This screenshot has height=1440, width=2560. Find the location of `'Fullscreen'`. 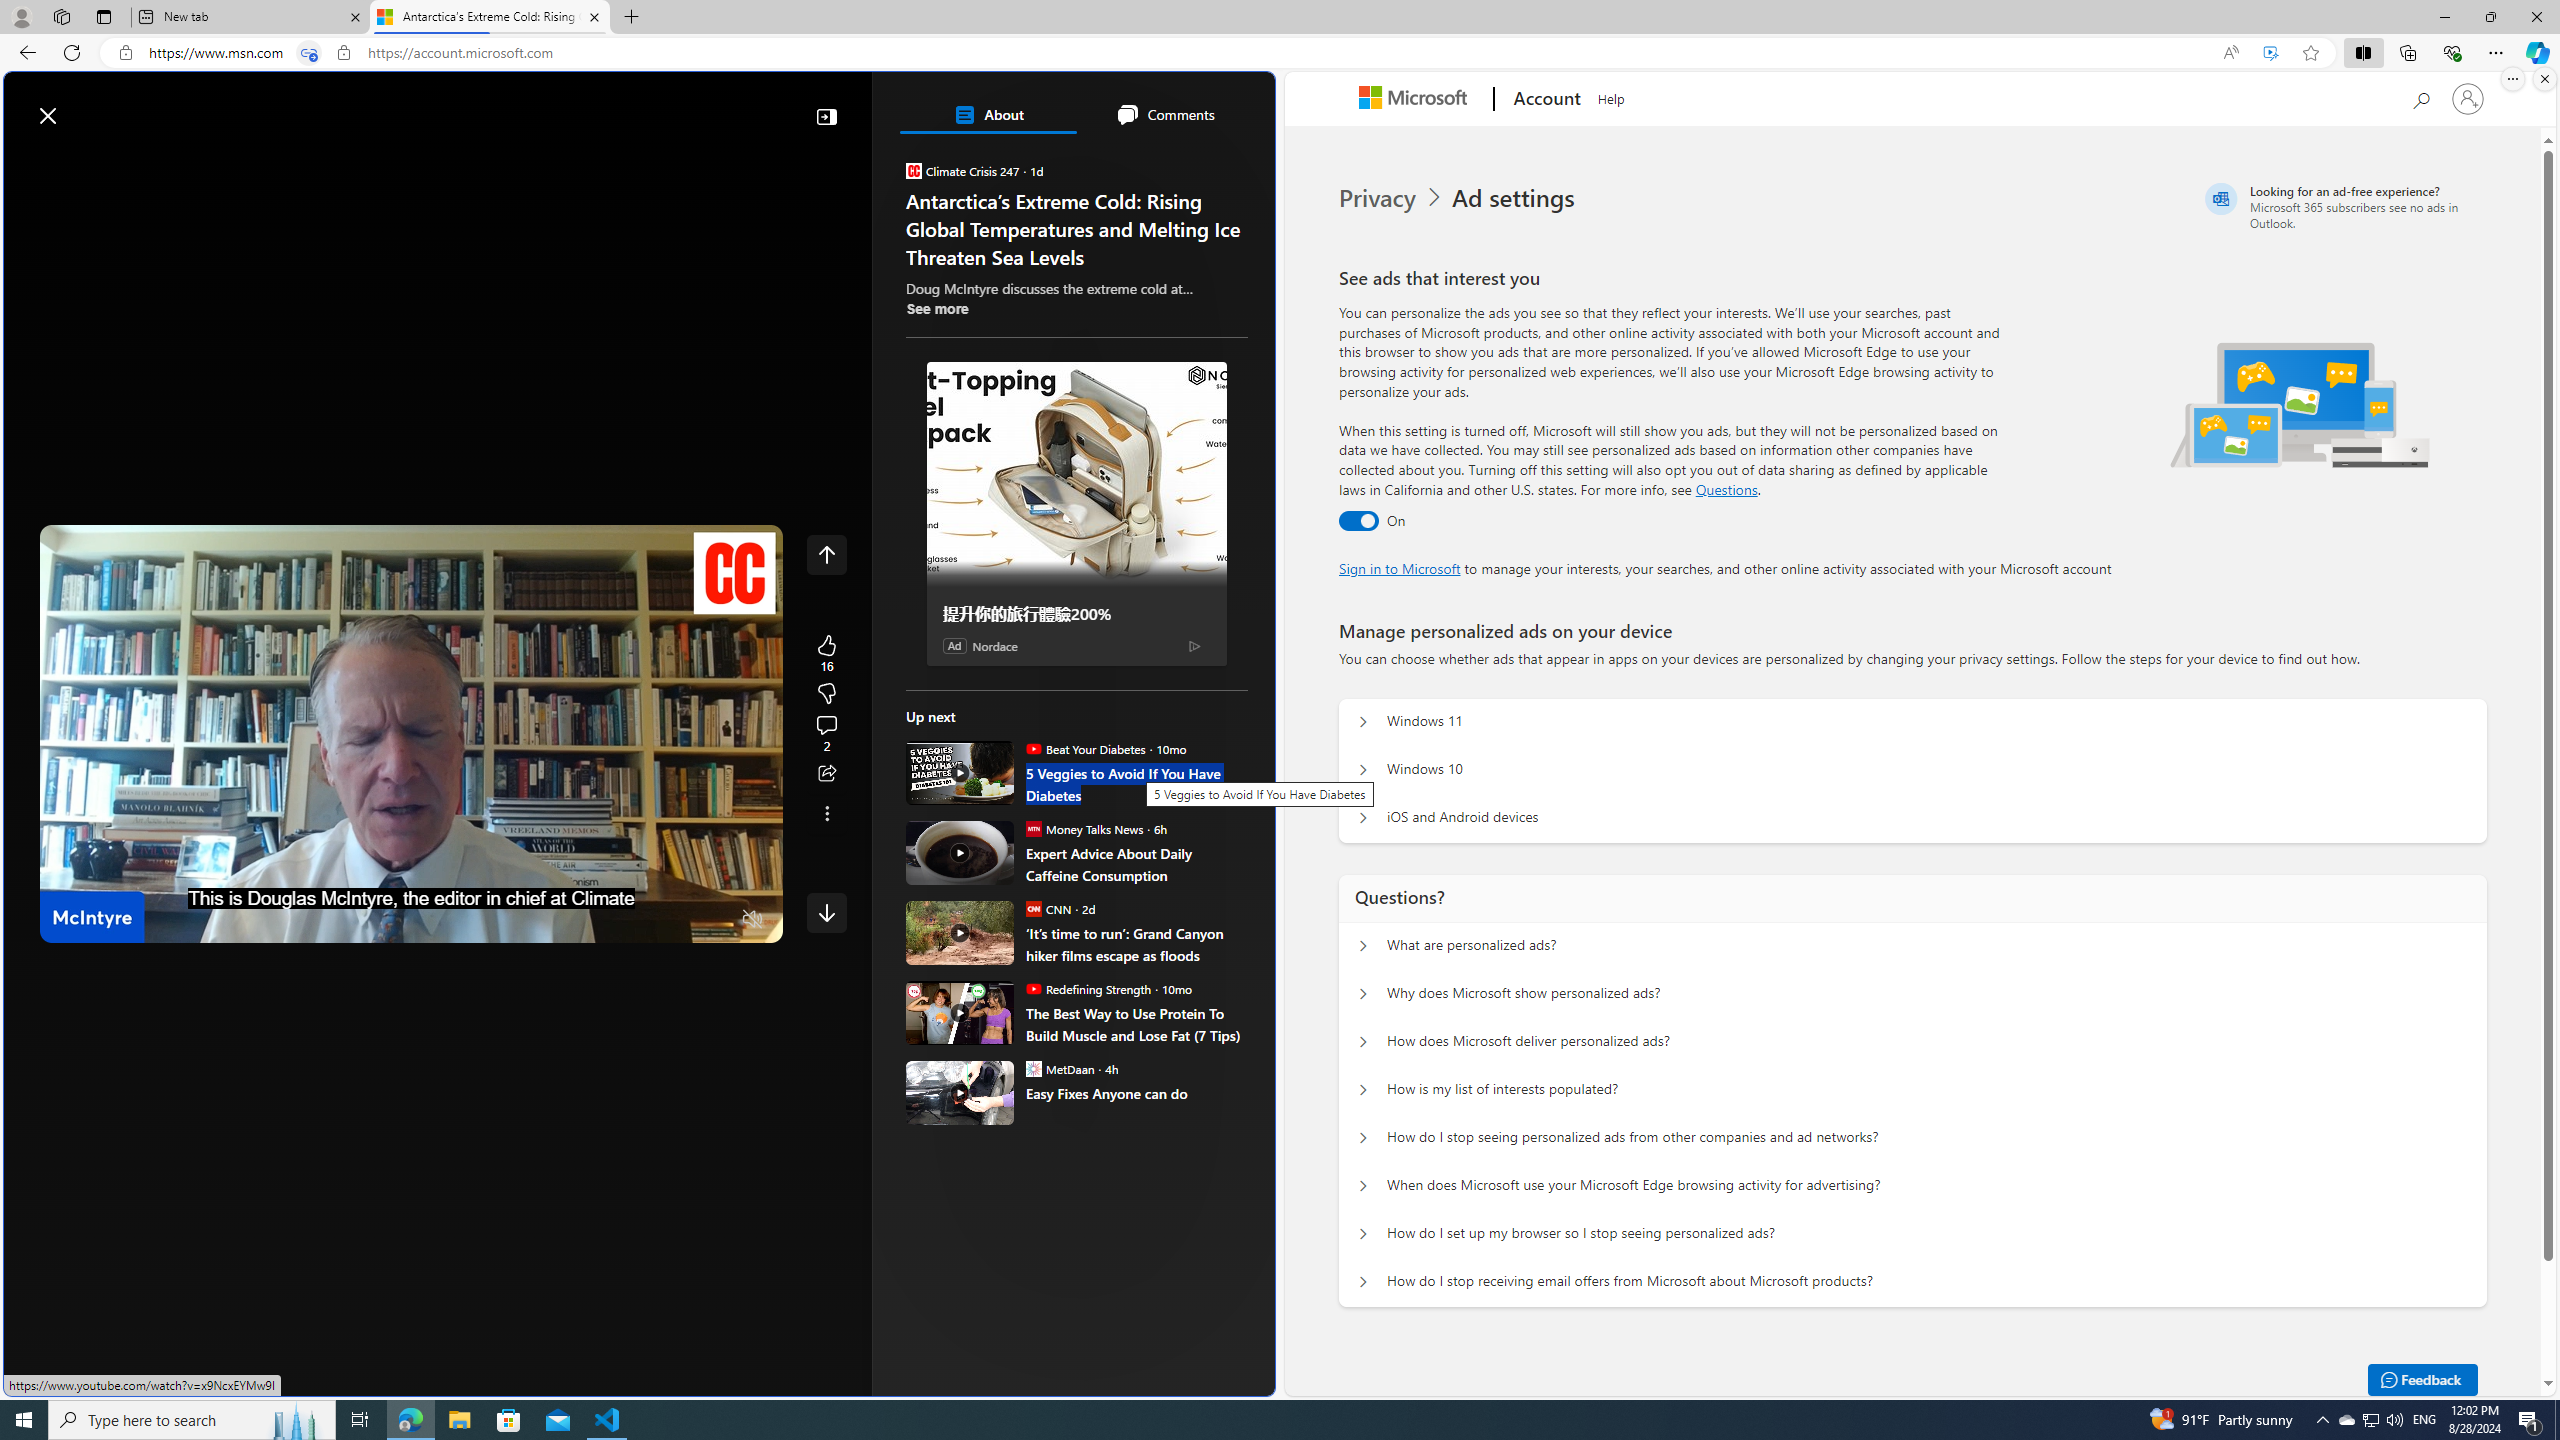

'Fullscreen' is located at coordinates (713, 919).